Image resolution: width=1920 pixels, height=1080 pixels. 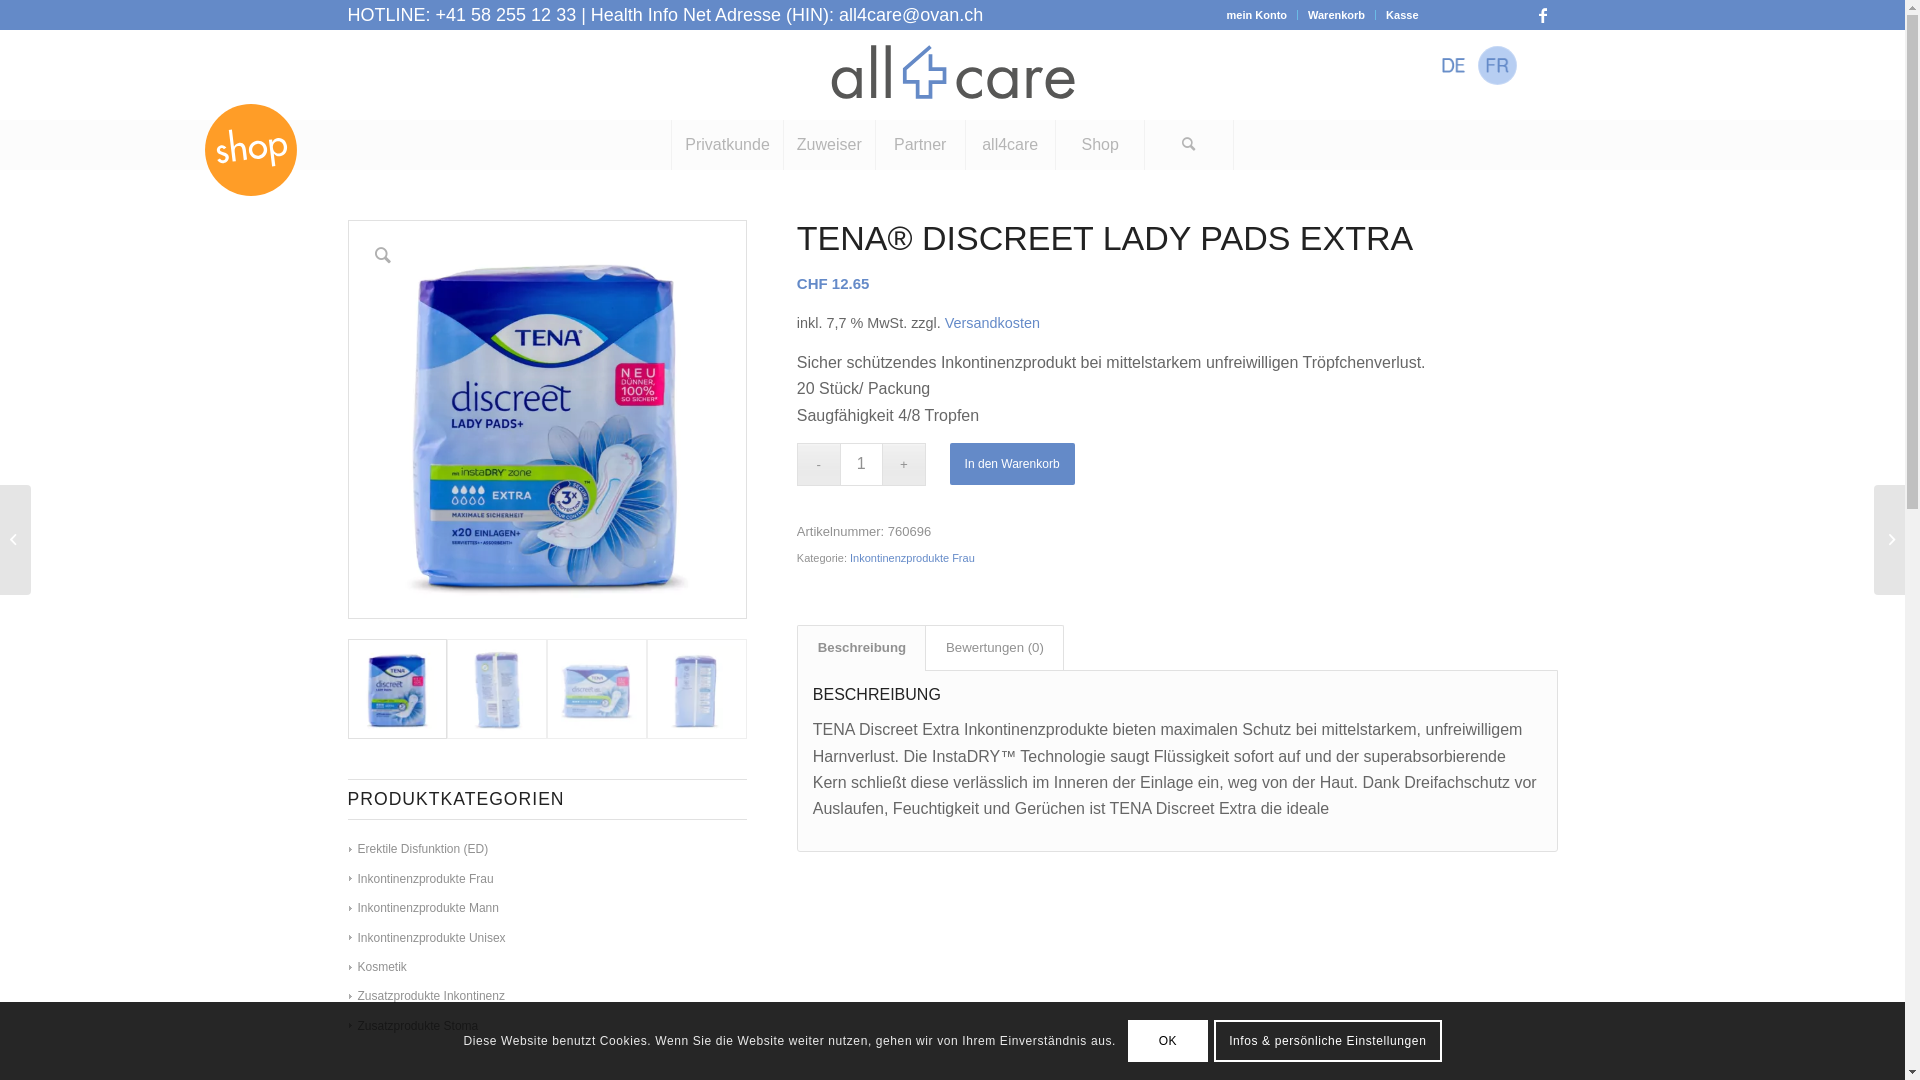 I want to click on 'Inkontinenzprodukte Mann', so click(x=421, y=907).